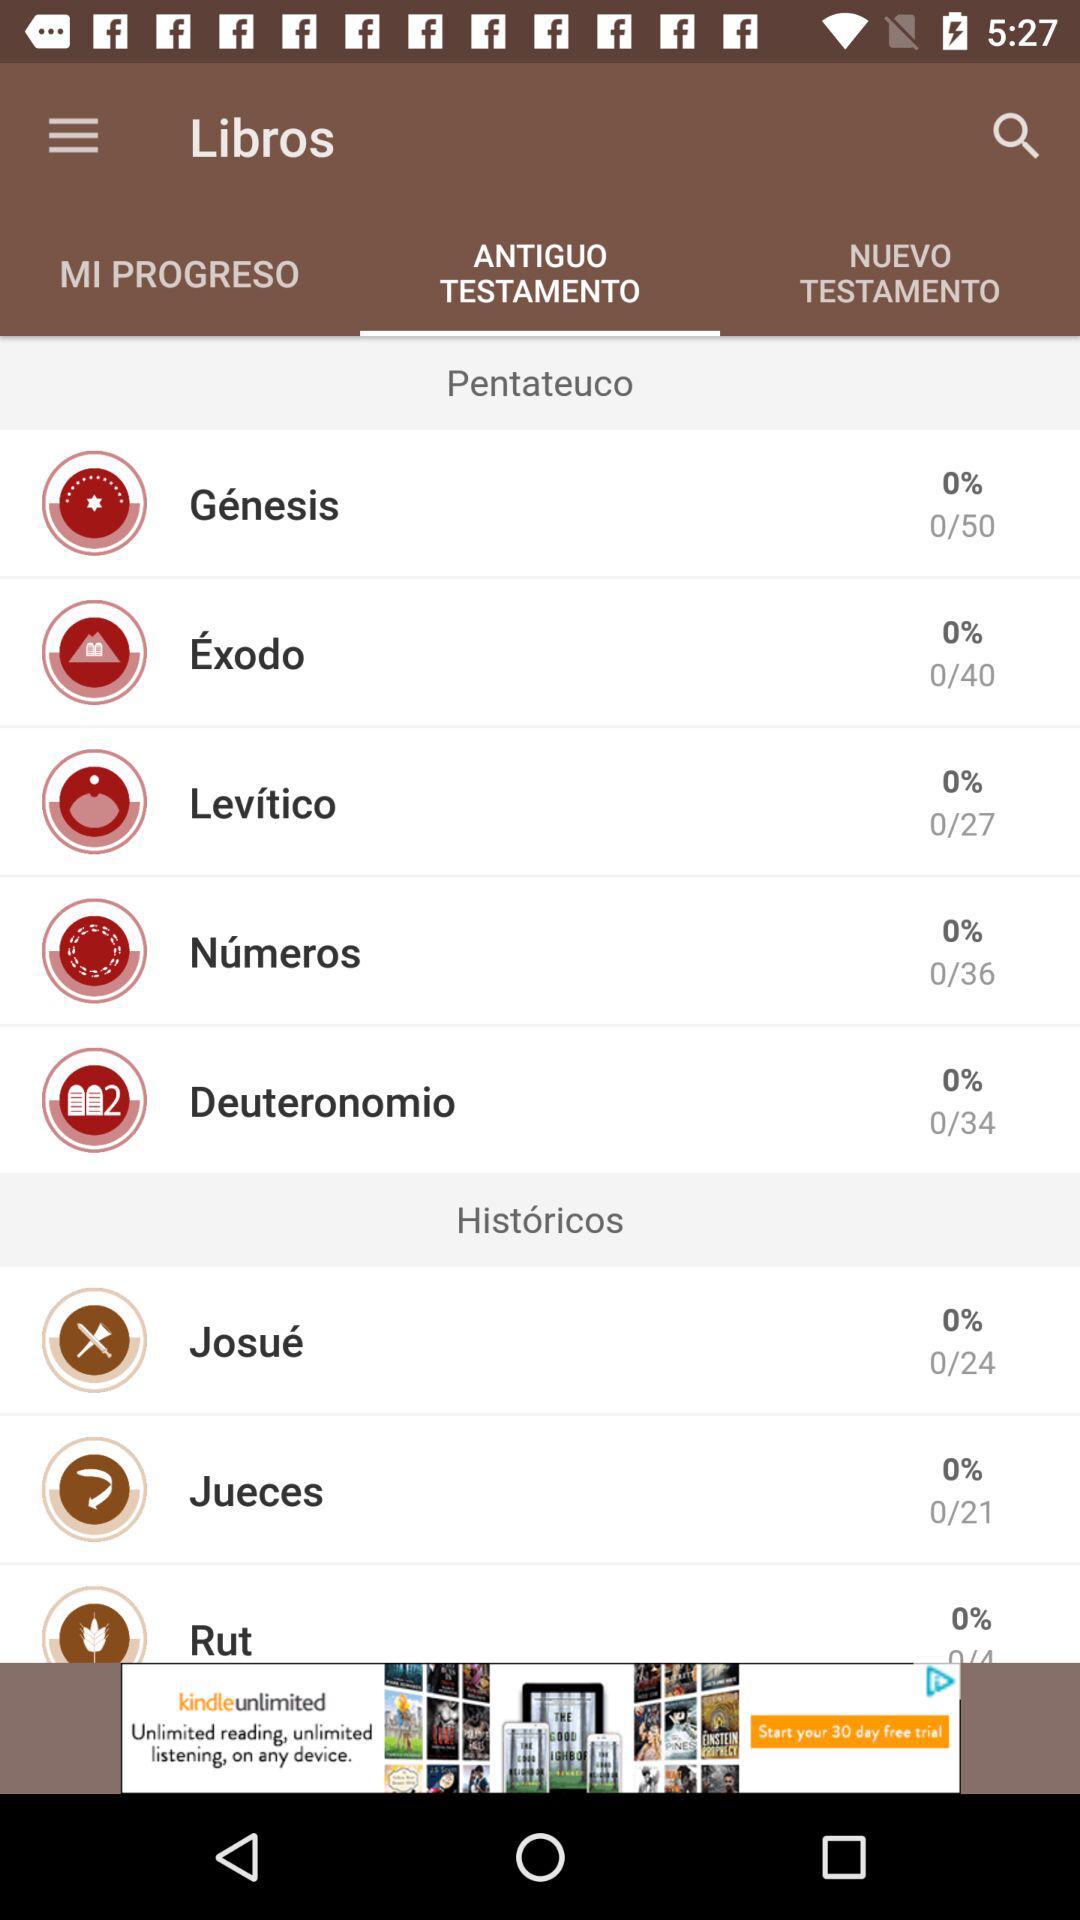  I want to click on the icon below antiguo testamento icon, so click(540, 381).